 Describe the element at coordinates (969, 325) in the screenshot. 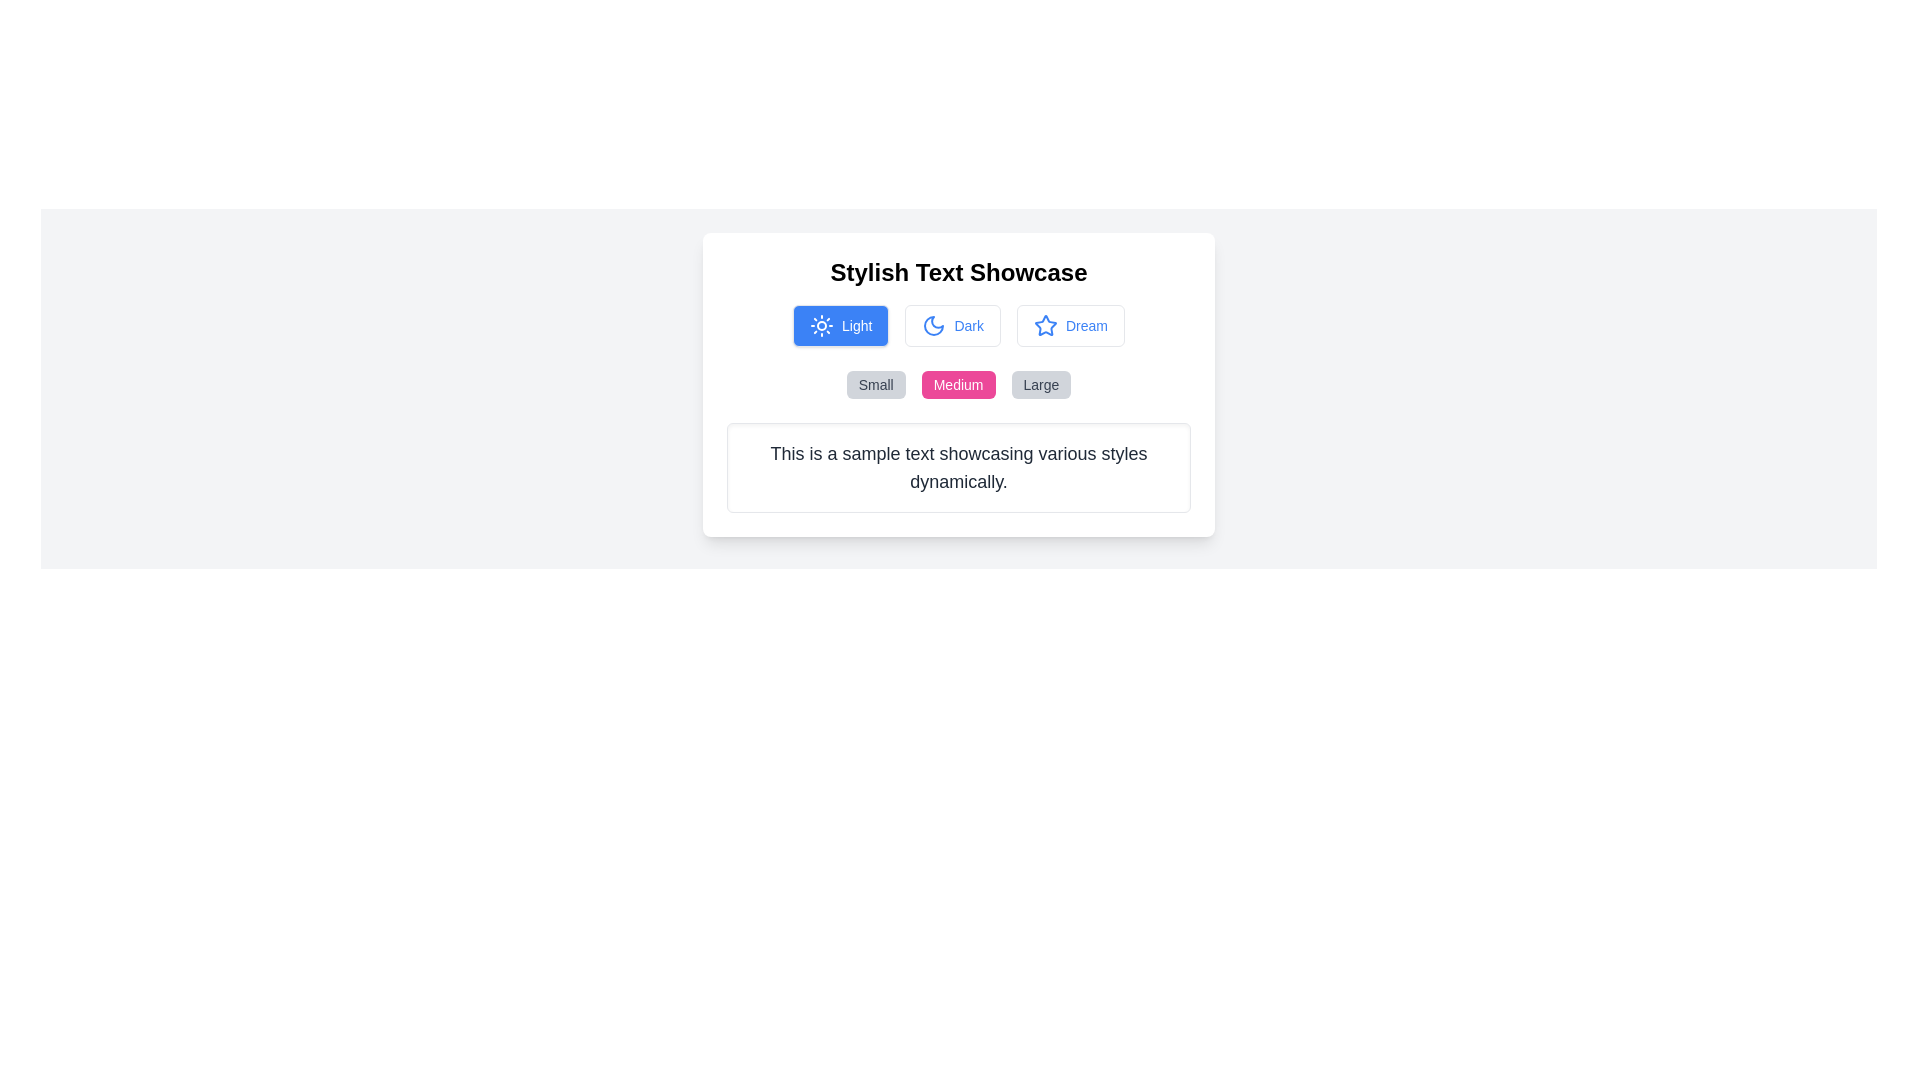

I see `the 'Dark' label element, which is styled in bold blue font and is part of a theme selection layout next to a moon icon` at that location.